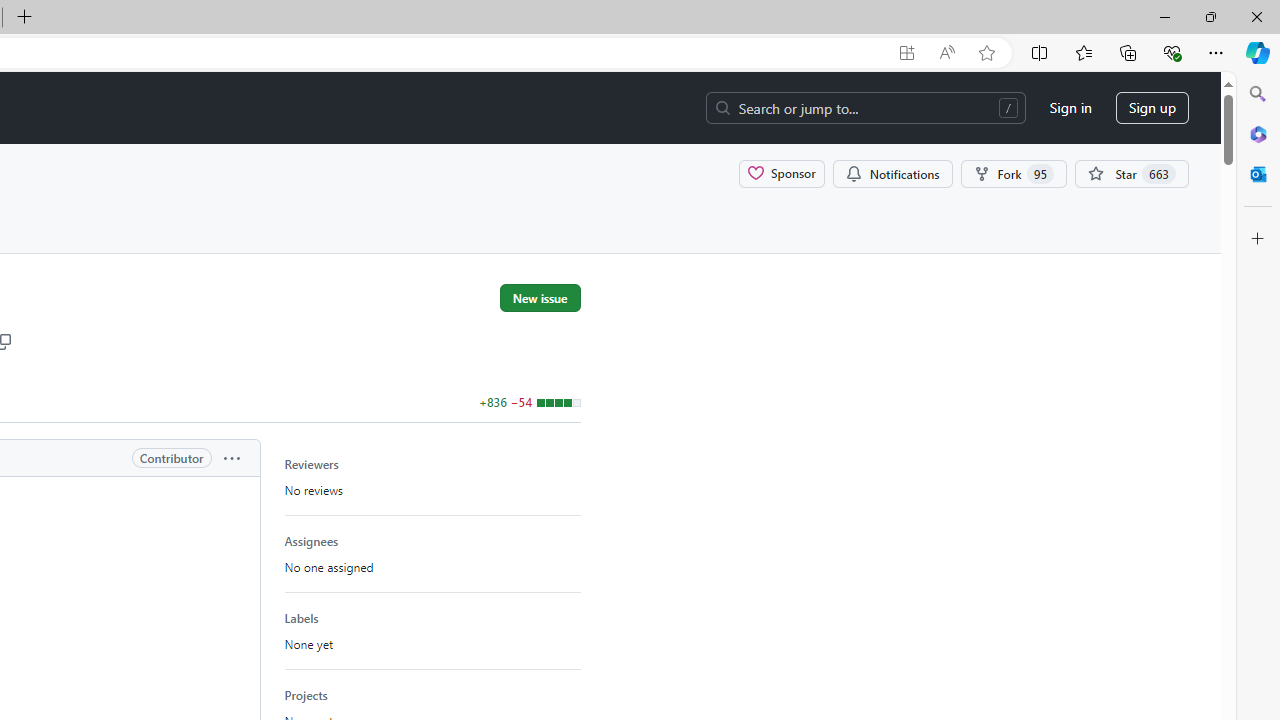 The width and height of the screenshot is (1280, 720). What do you see at coordinates (1013, 172) in the screenshot?
I see `'Fork 95'` at bounding box center [1013, 172].